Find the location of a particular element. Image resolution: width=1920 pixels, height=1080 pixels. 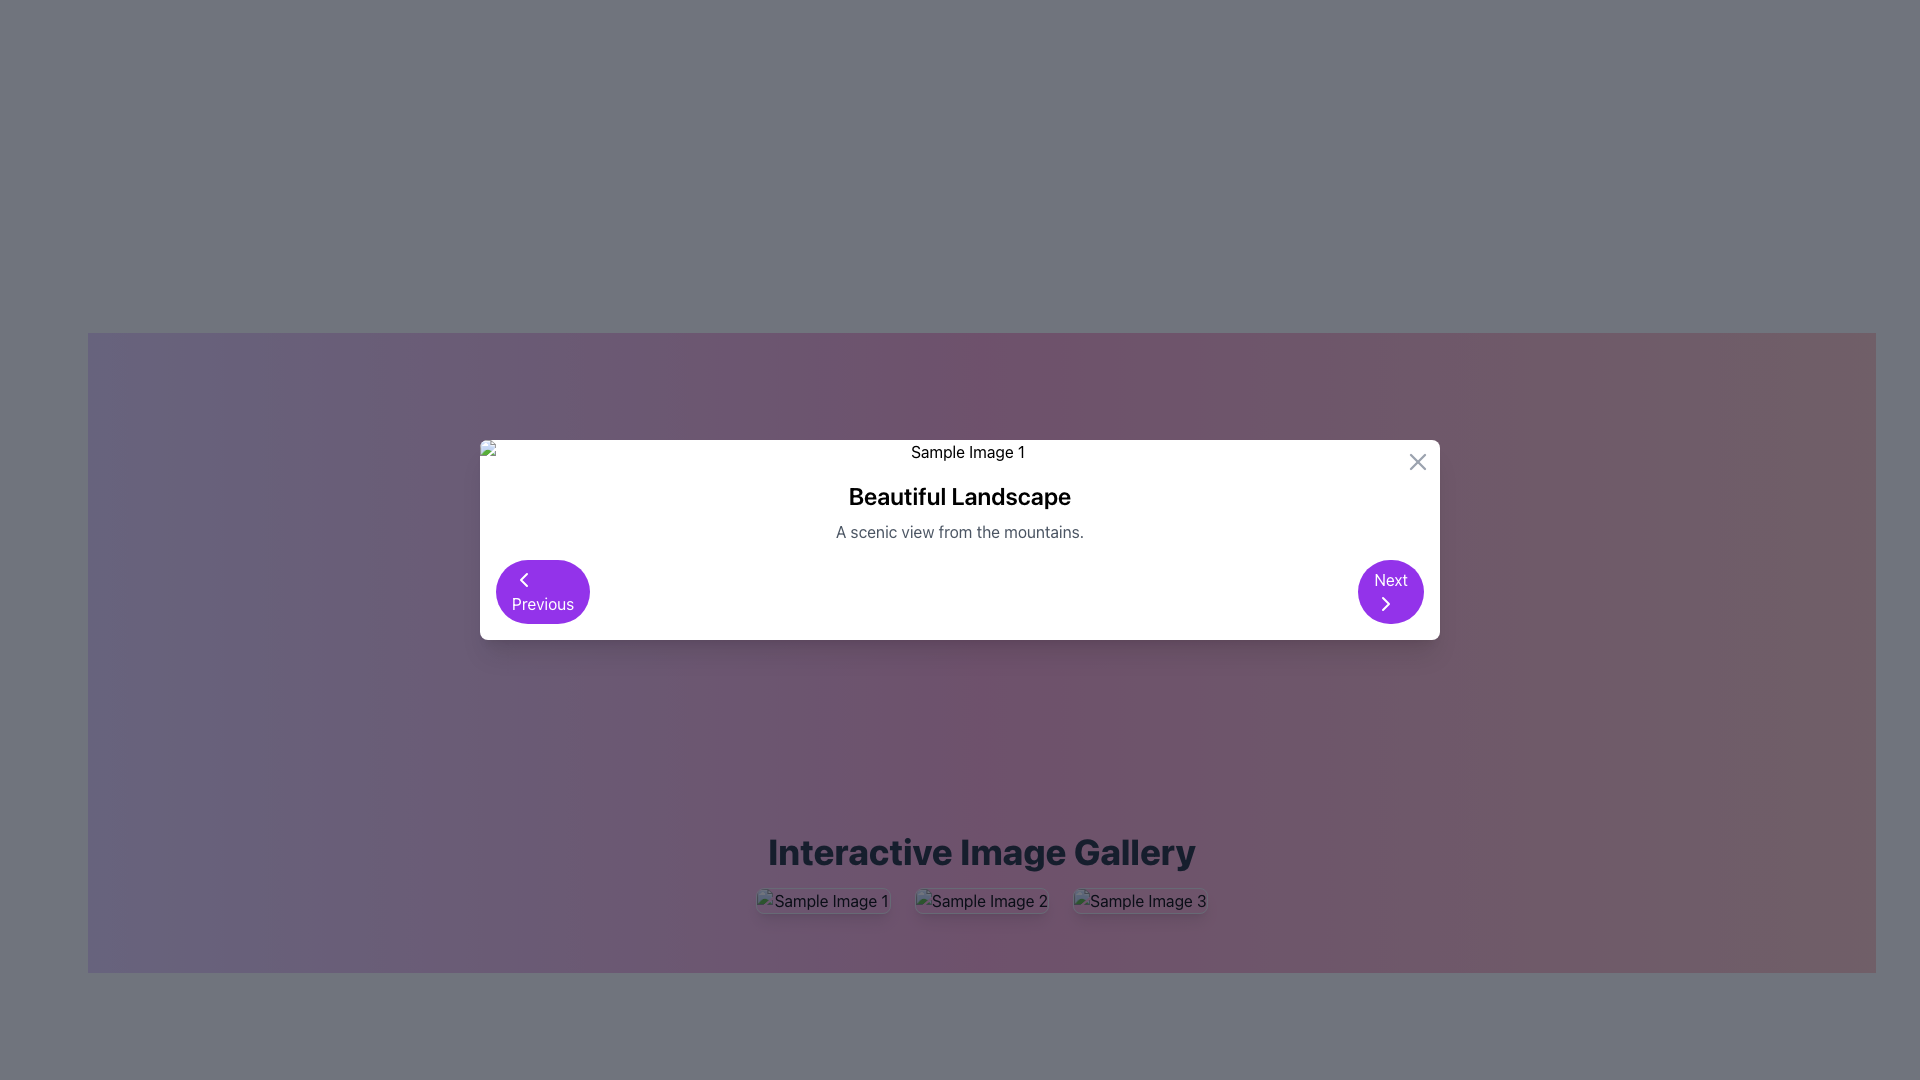

the selectable image thumbnail titled 'Sample Image 1' to apply the hover effect is located at coordinates (823, 901).